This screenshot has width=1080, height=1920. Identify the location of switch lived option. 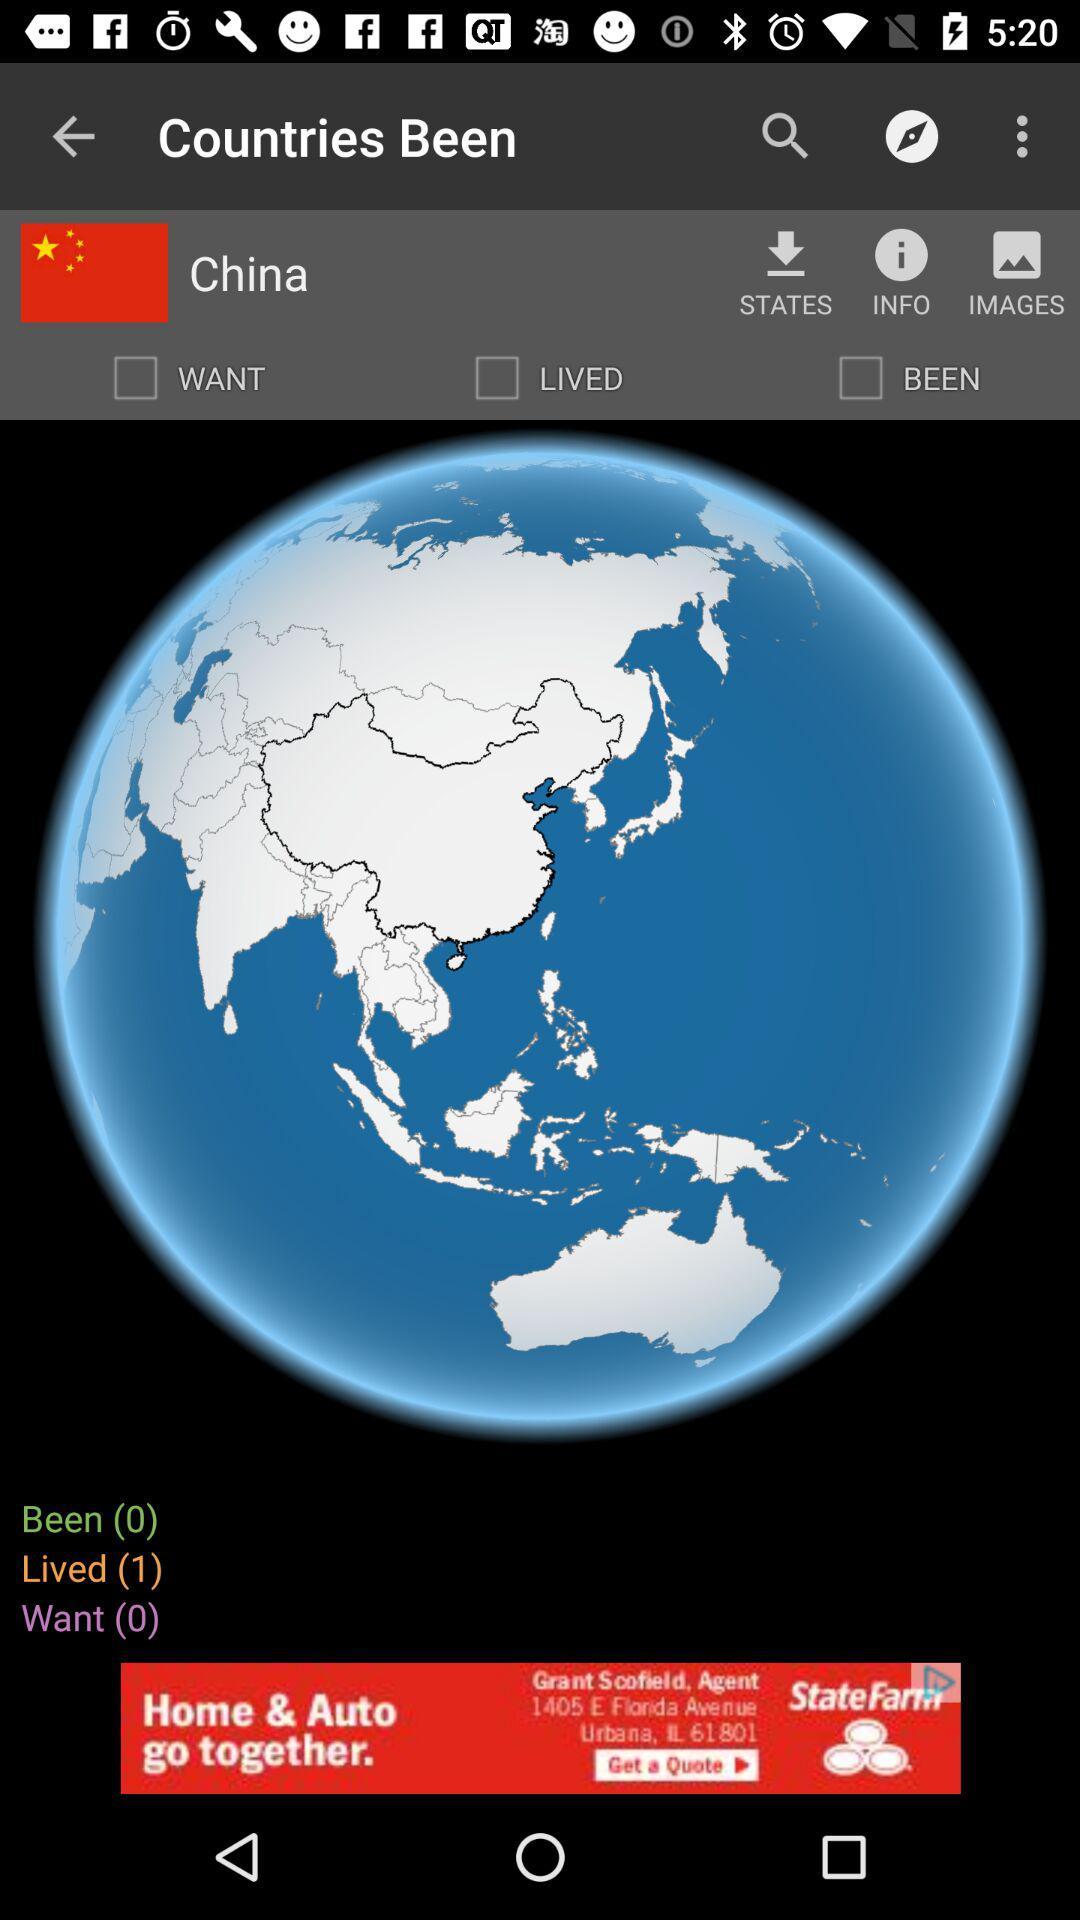
(496, 378).